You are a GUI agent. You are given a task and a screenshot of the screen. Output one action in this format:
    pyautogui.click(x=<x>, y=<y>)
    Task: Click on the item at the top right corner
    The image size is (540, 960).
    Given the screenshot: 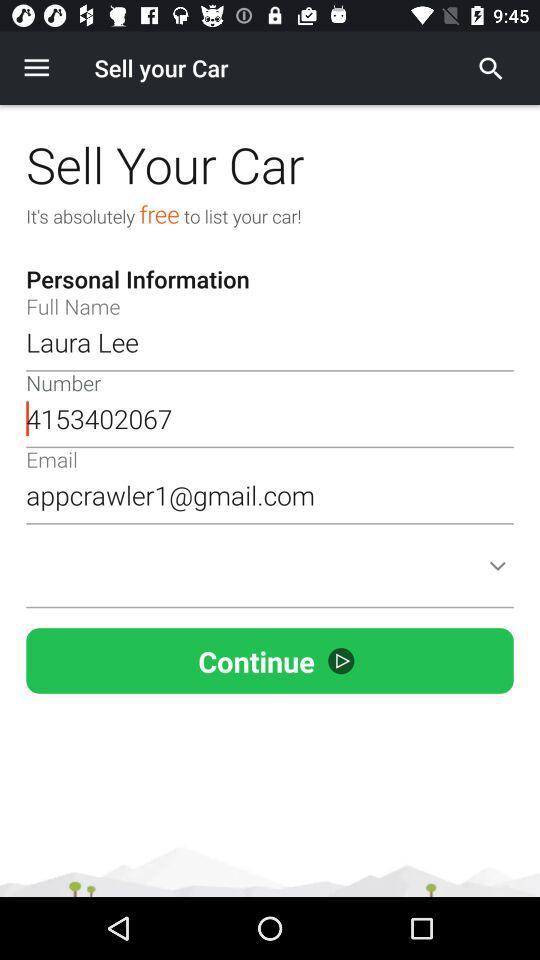 What is the action you would take?
    pyautogui.click(x=490, y=68)
    